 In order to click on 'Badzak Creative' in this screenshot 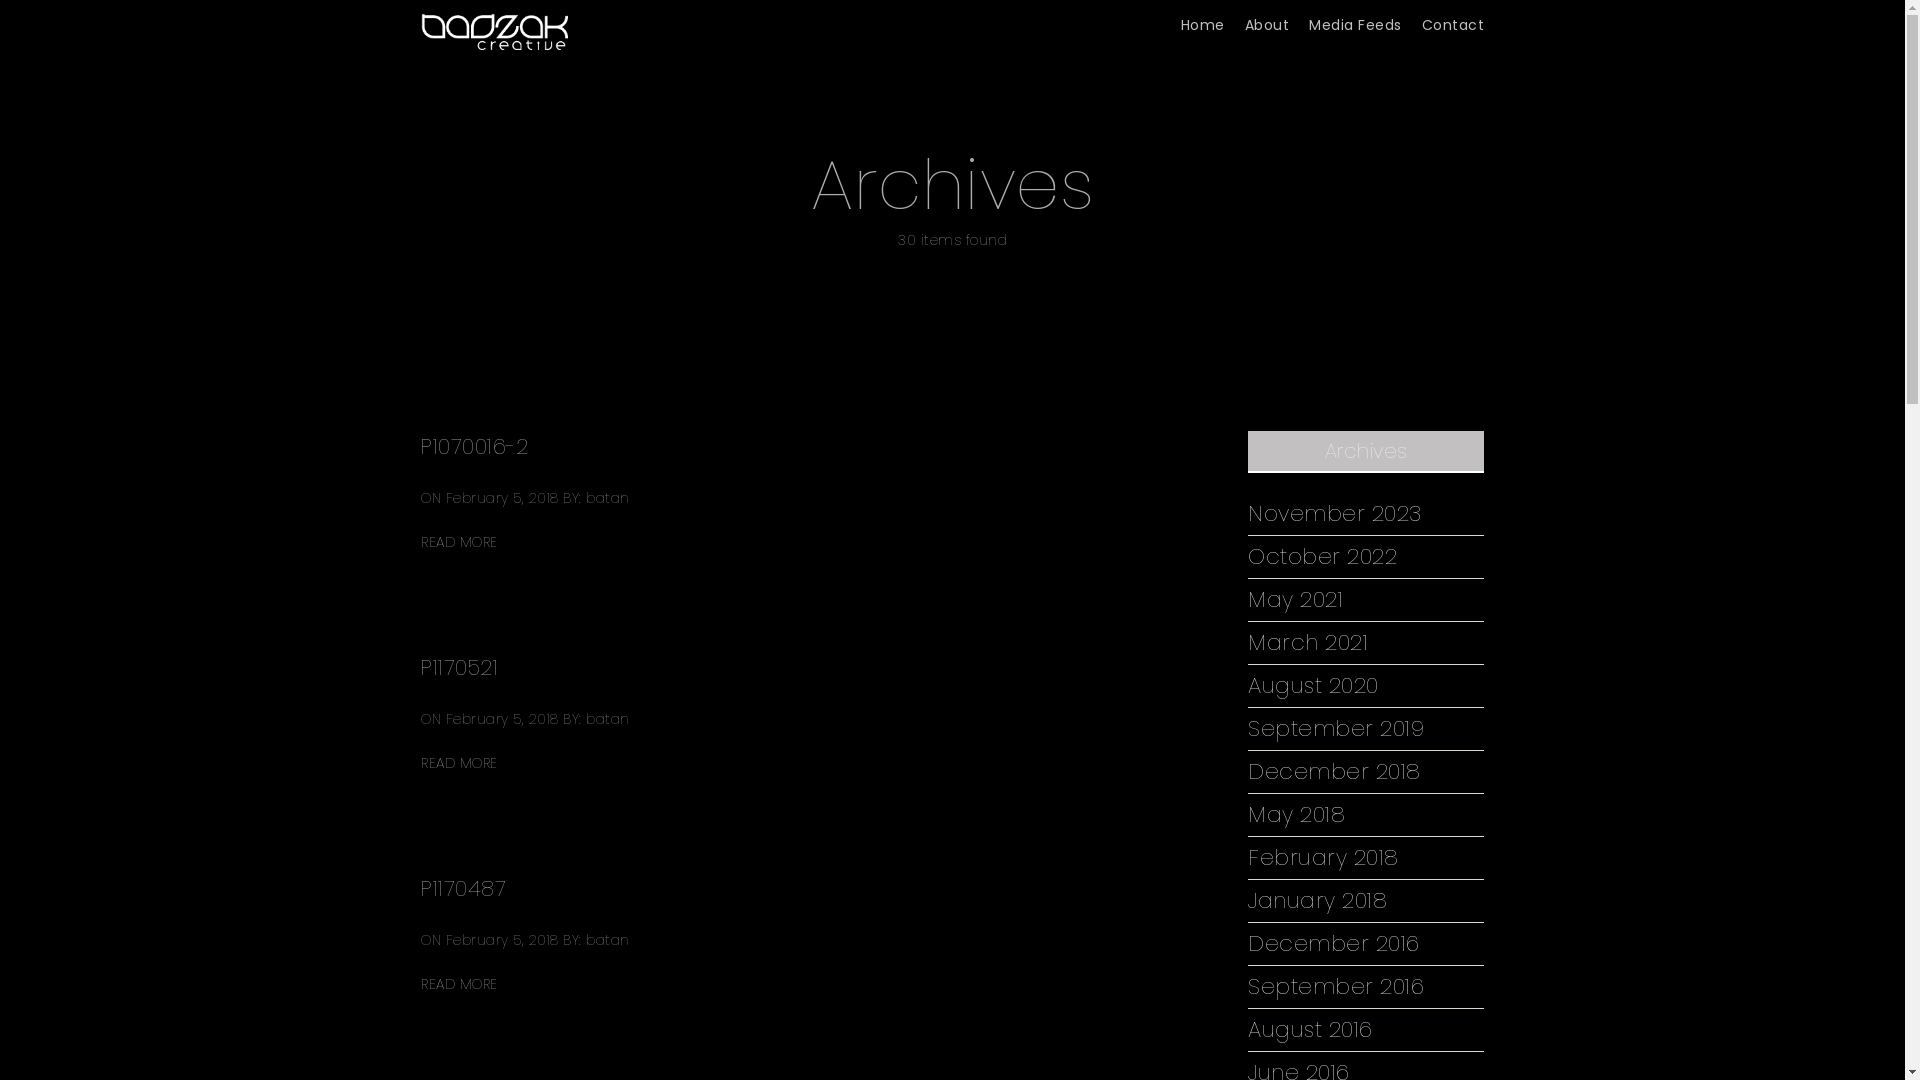, I will do `click(420, 24)`.